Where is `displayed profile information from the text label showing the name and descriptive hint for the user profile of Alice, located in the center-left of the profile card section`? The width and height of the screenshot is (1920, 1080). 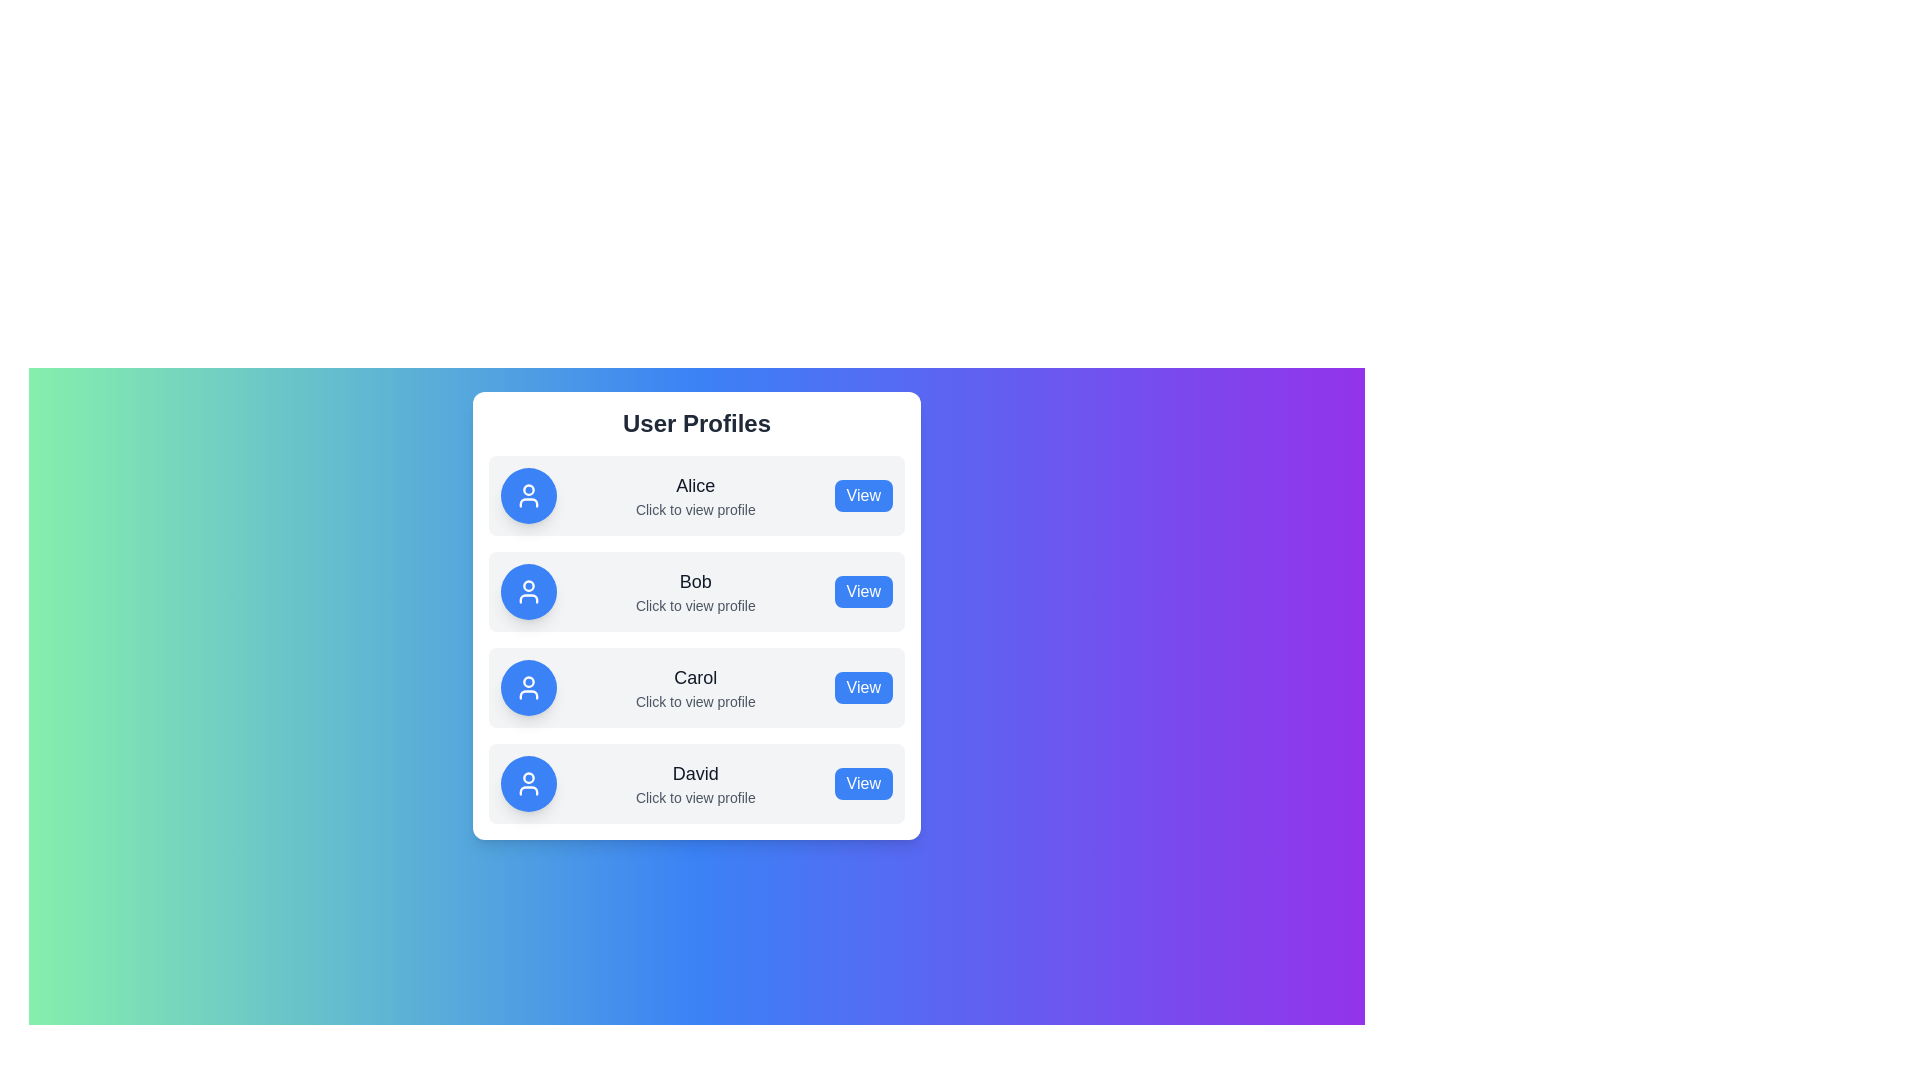 displayed profile information from the text label showing the name and descriptive hint for the user profile of Alice, located in the center-left of the profile card section is located at coordinates (695, 495).